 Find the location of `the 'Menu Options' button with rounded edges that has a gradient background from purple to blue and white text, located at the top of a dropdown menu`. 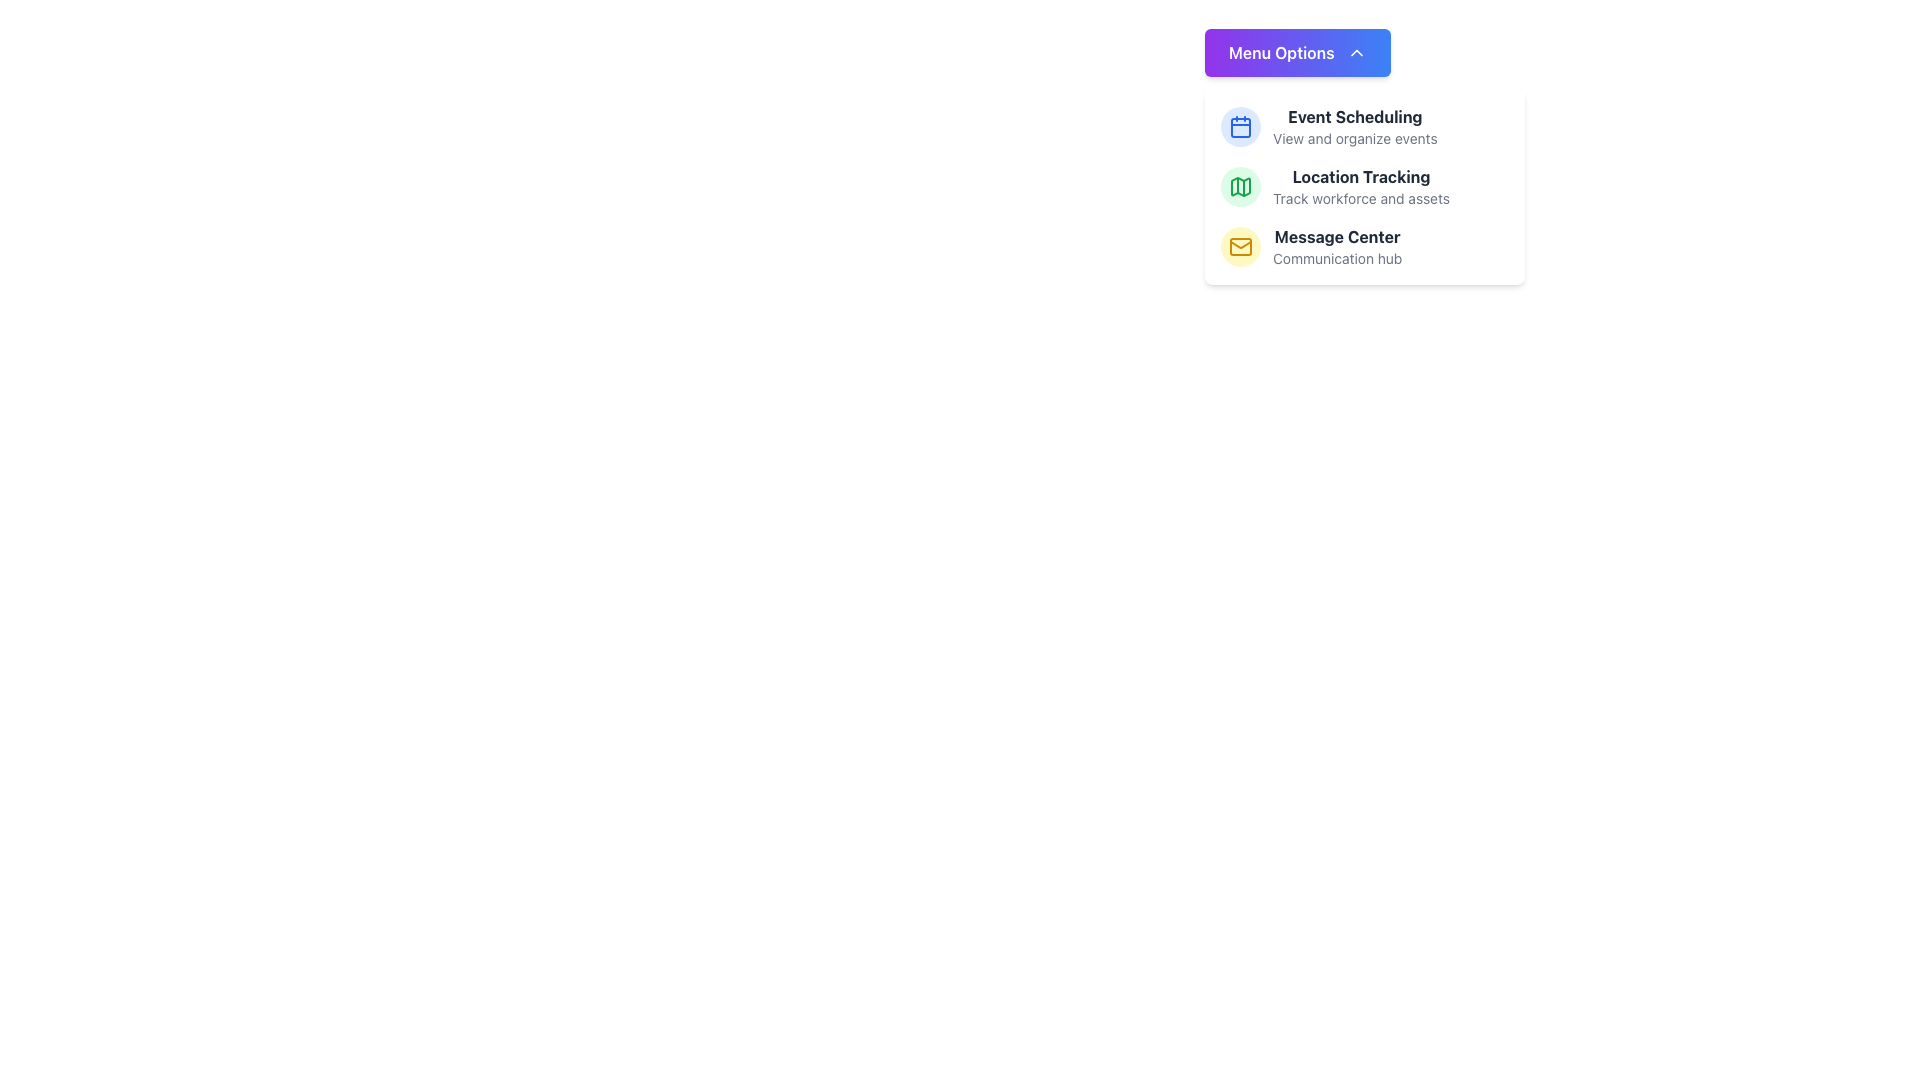

the 'Menu Options' button with rounded edges that has a gradient background from purple to blue and white text, located at the top of a dropdown menu is located at coordinates (1297, 52).